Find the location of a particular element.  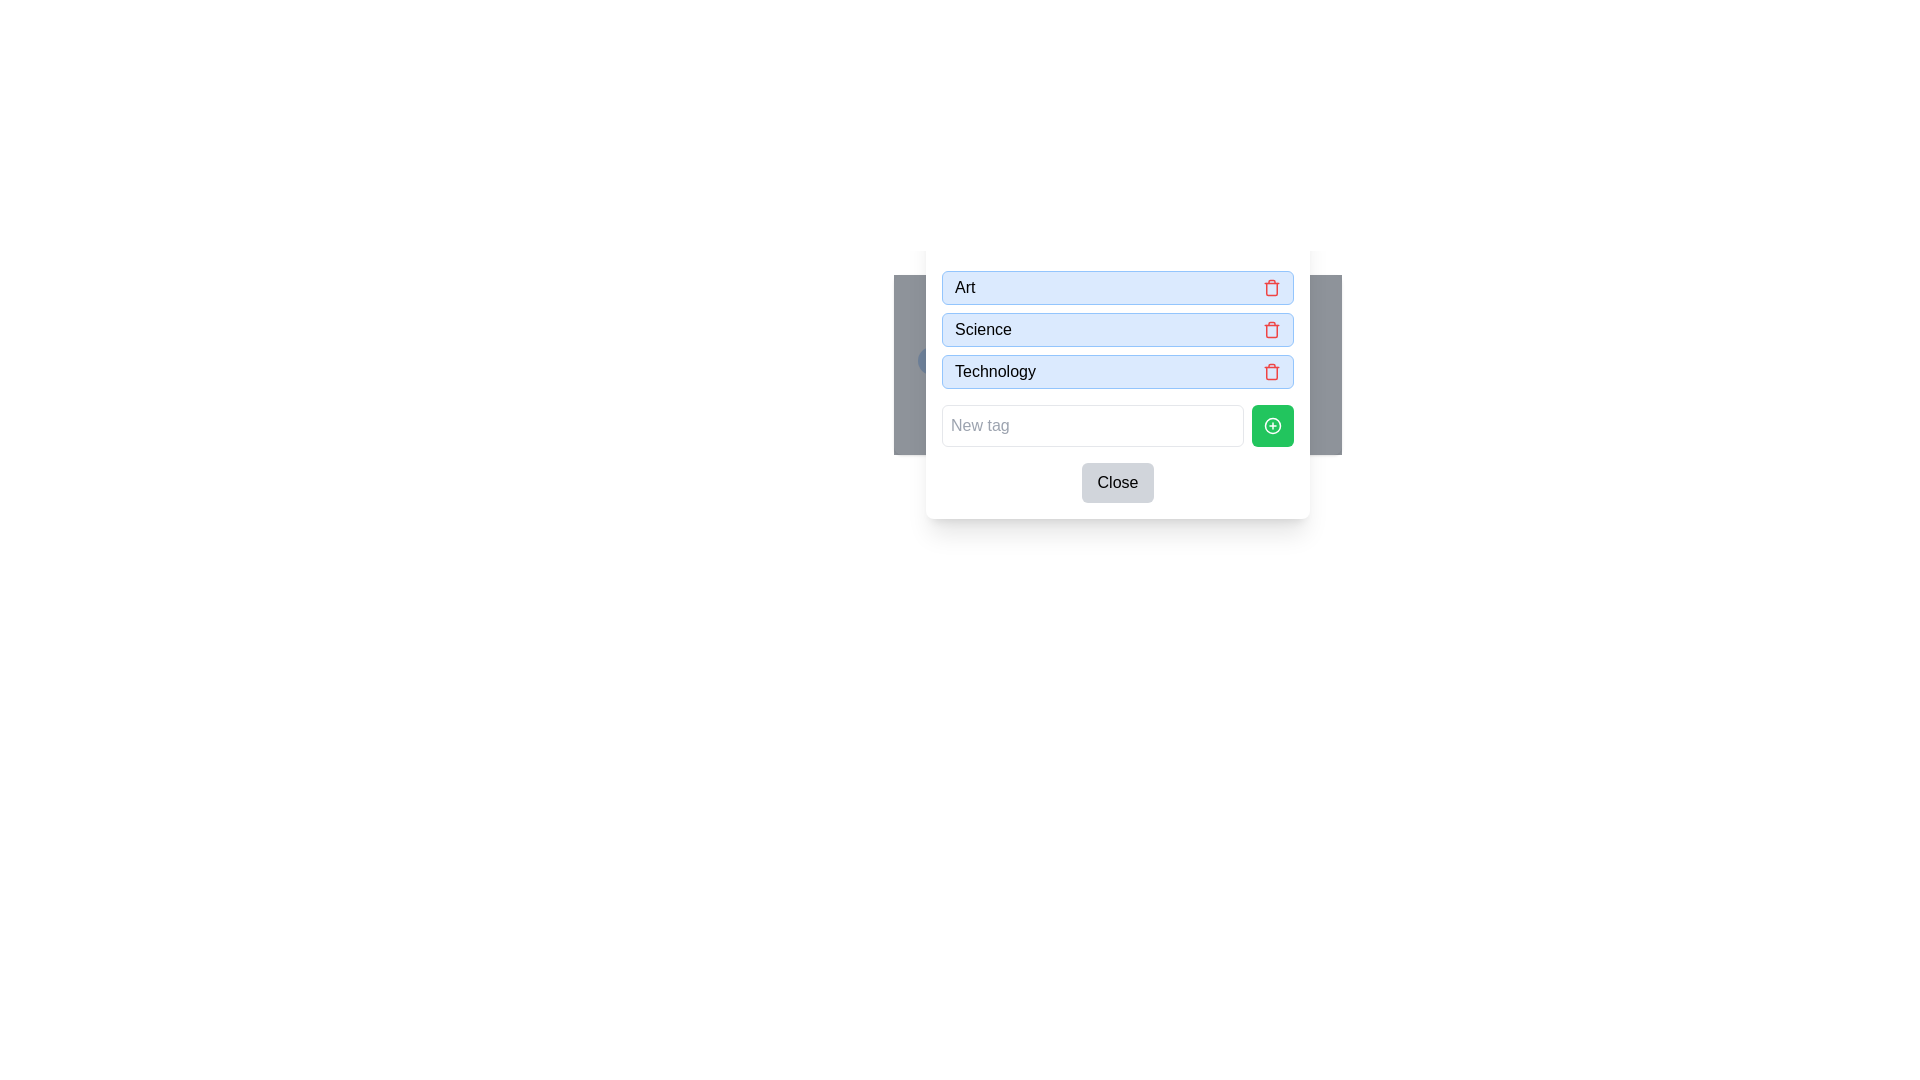

the circular 'add' icon located at the bottom-right corner of the pop-up window is located at coordinates (1271, 424).